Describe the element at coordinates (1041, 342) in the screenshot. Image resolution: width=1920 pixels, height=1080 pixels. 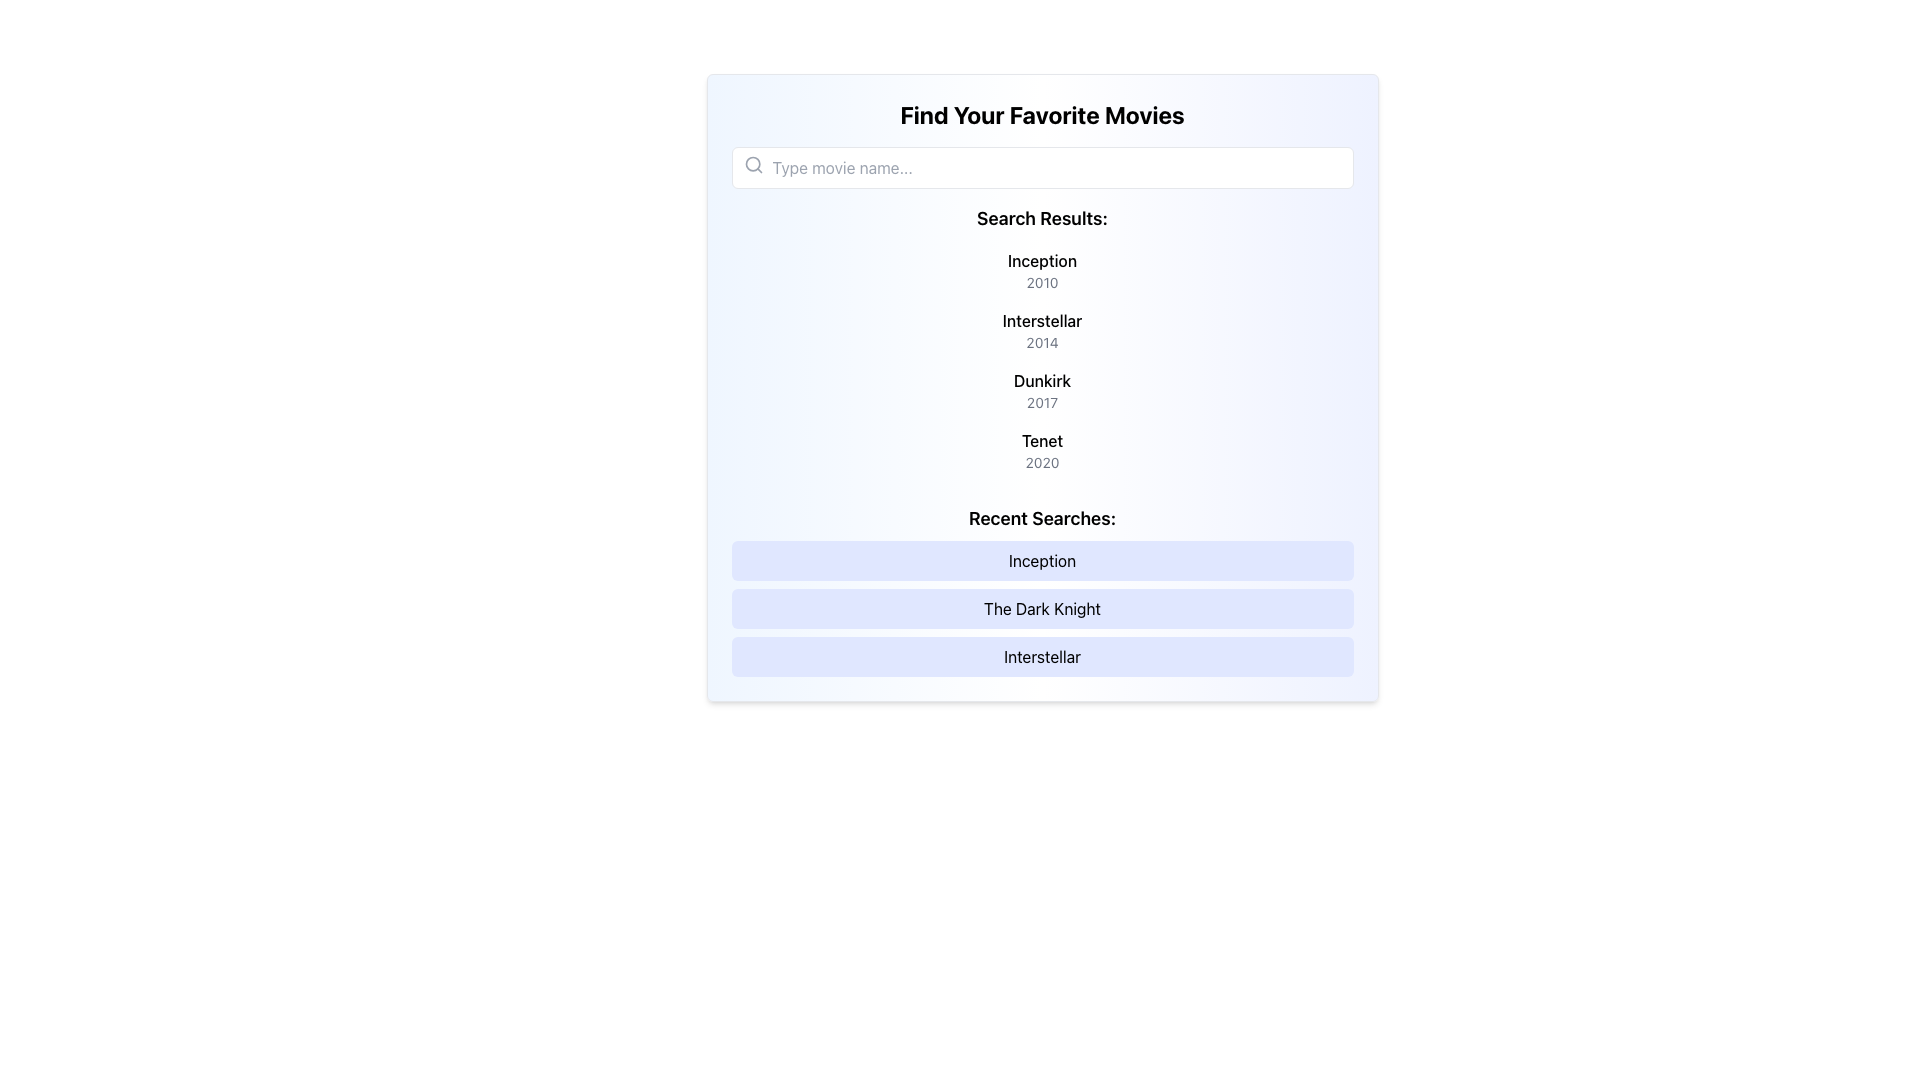
I see `text label displaying the release year of the movie 'Interstellar' located below the title 'Interstellar' in the search results section` at that location.